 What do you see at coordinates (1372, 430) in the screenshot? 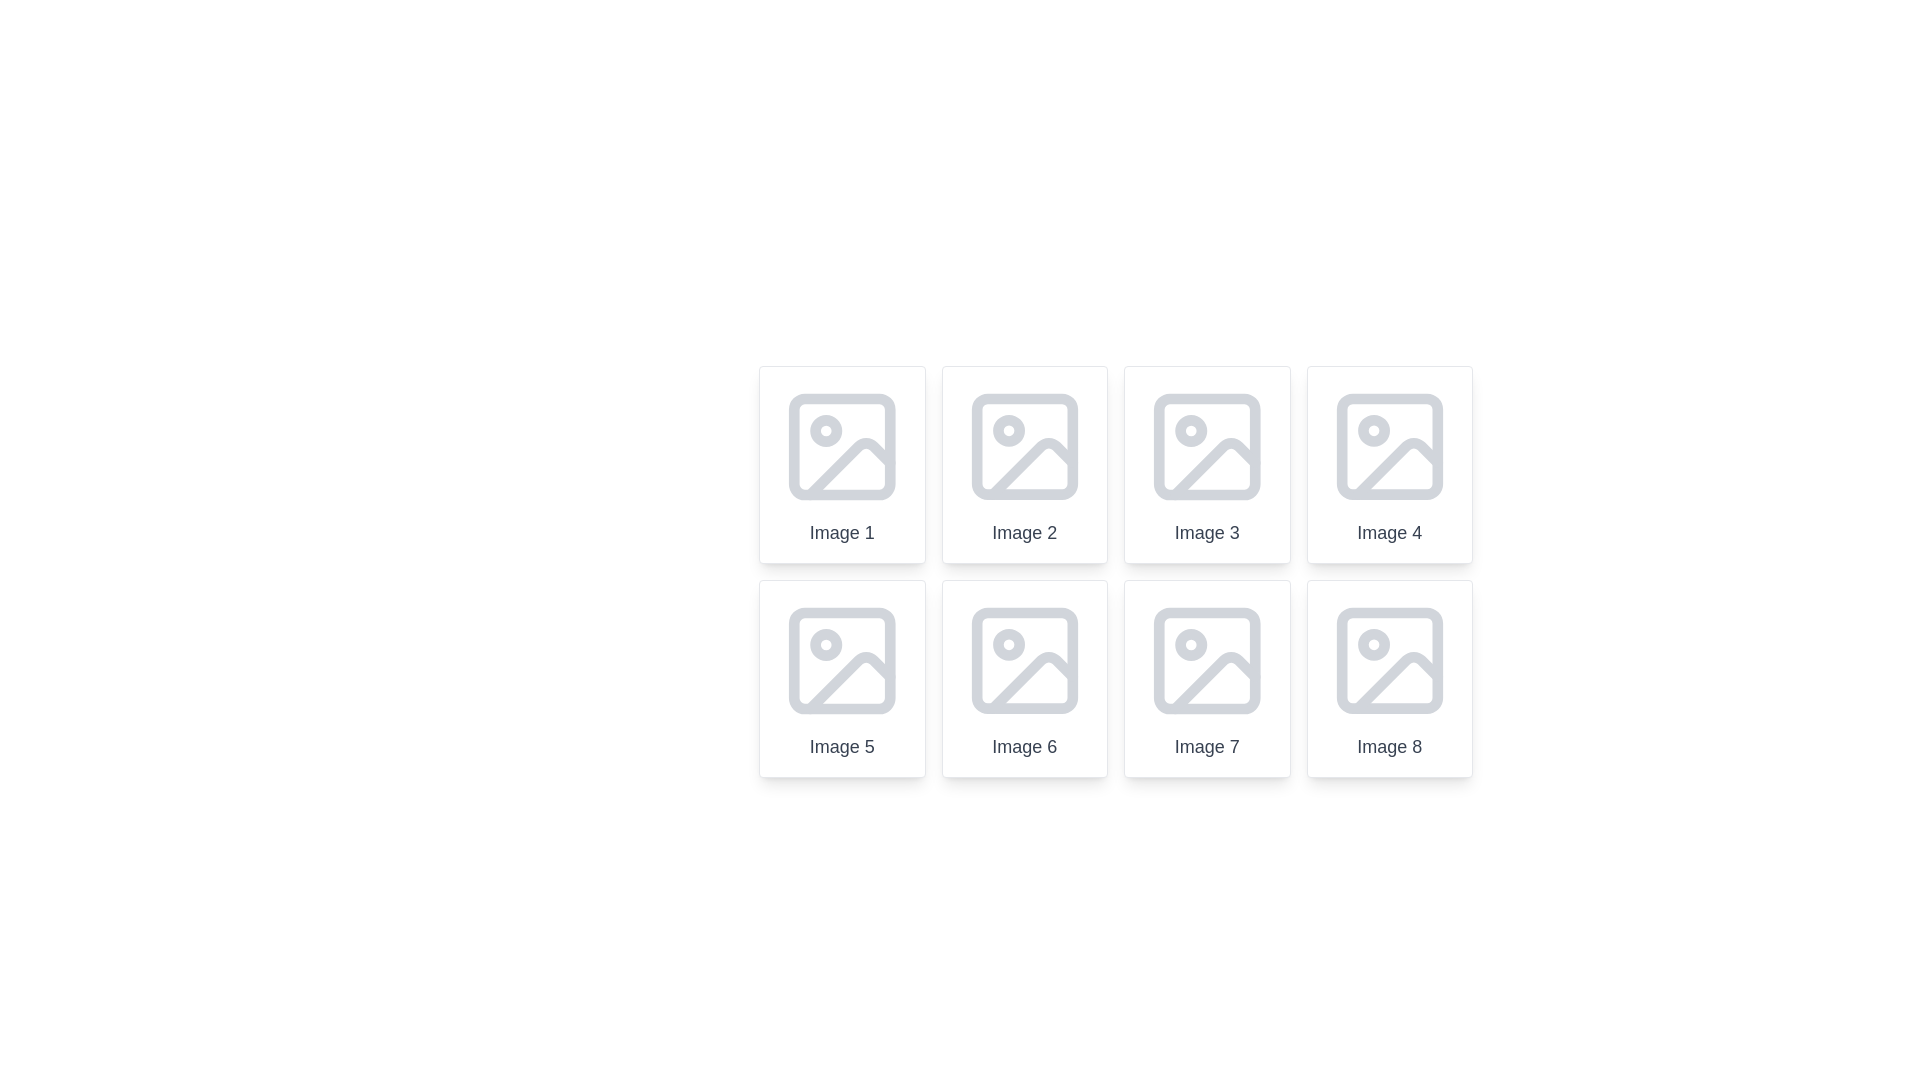
I see `the small circular SVG element, which is centrally located within the fourth image placeholder in the grid layout` at bounding box center [1372, 430].